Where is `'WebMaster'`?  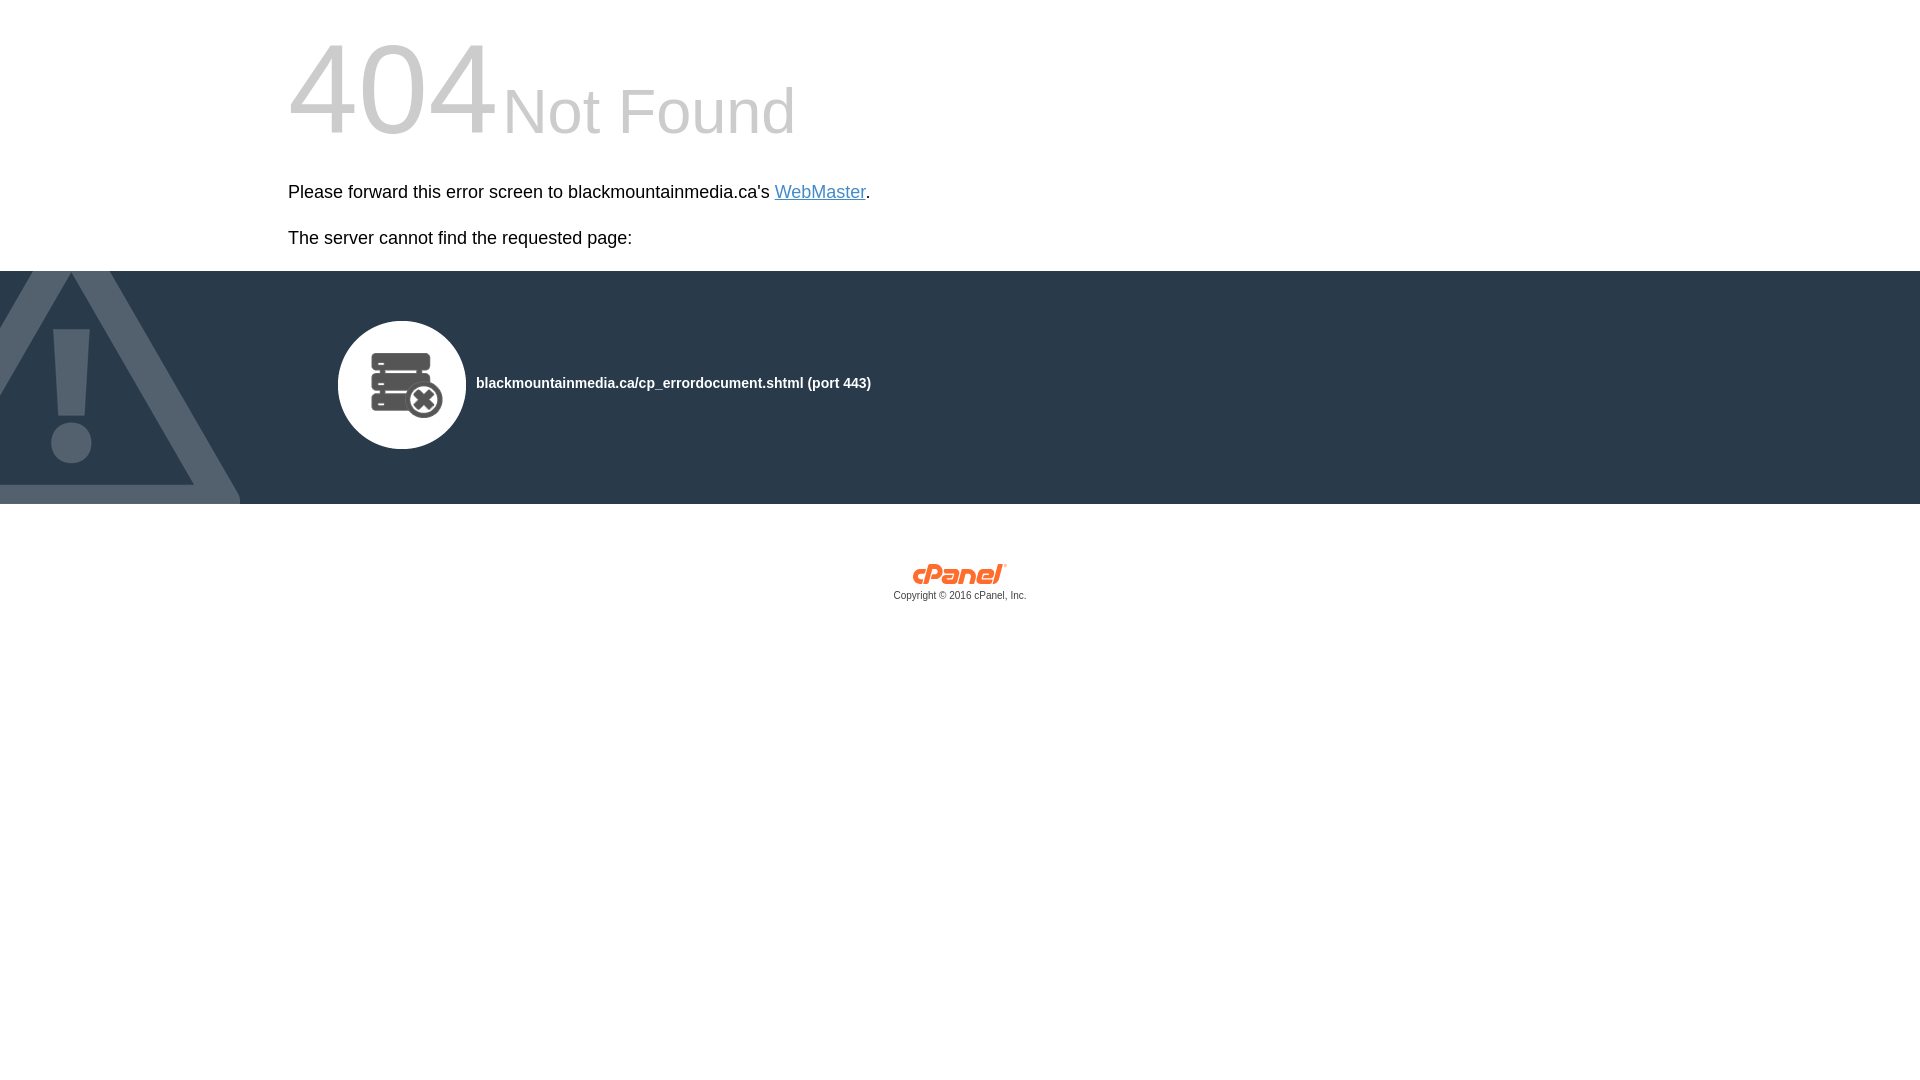
'WebMaster' is located at coordinates (820, 192).